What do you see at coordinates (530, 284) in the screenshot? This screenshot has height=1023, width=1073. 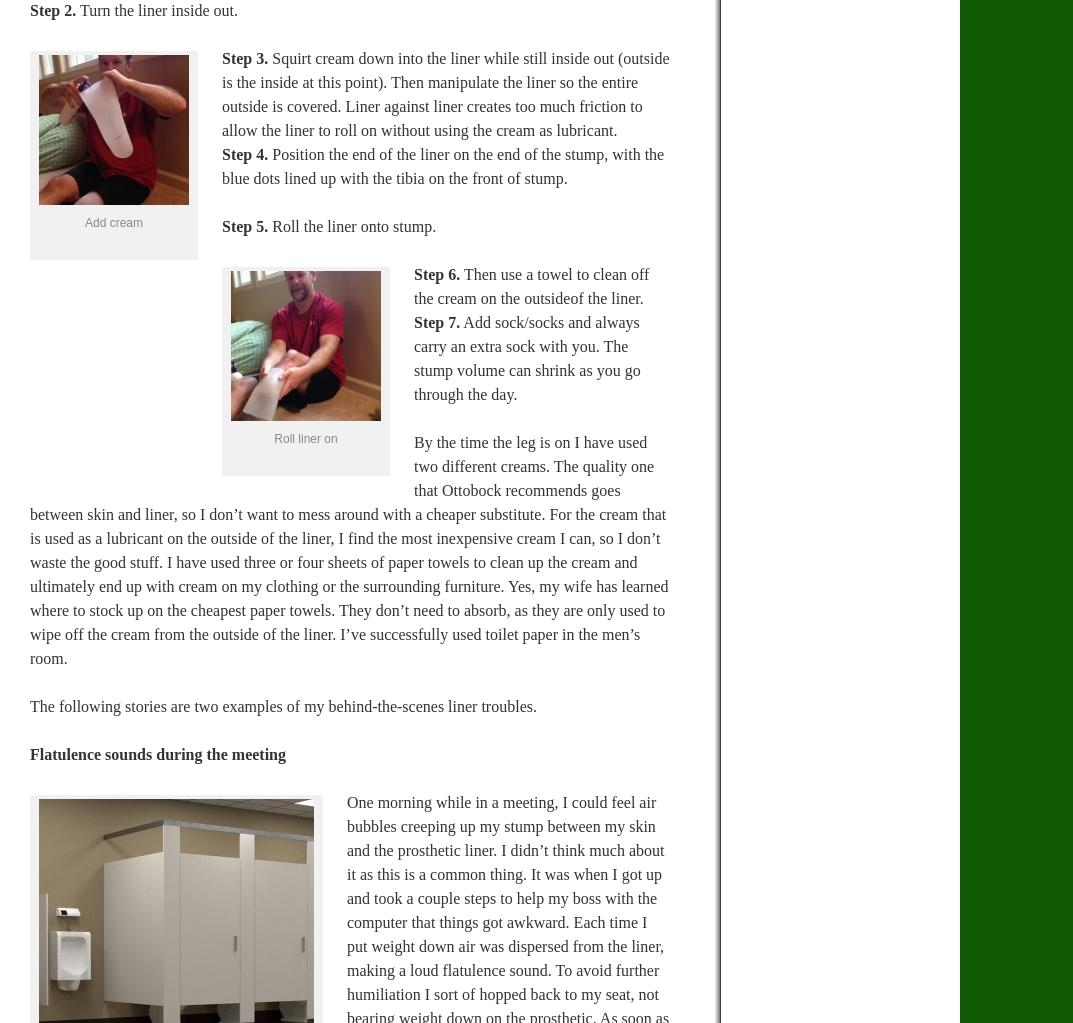 I see `'Then use a towel to clean off the cream on the outsideof the liner.'` at bounding box center [530, 284].